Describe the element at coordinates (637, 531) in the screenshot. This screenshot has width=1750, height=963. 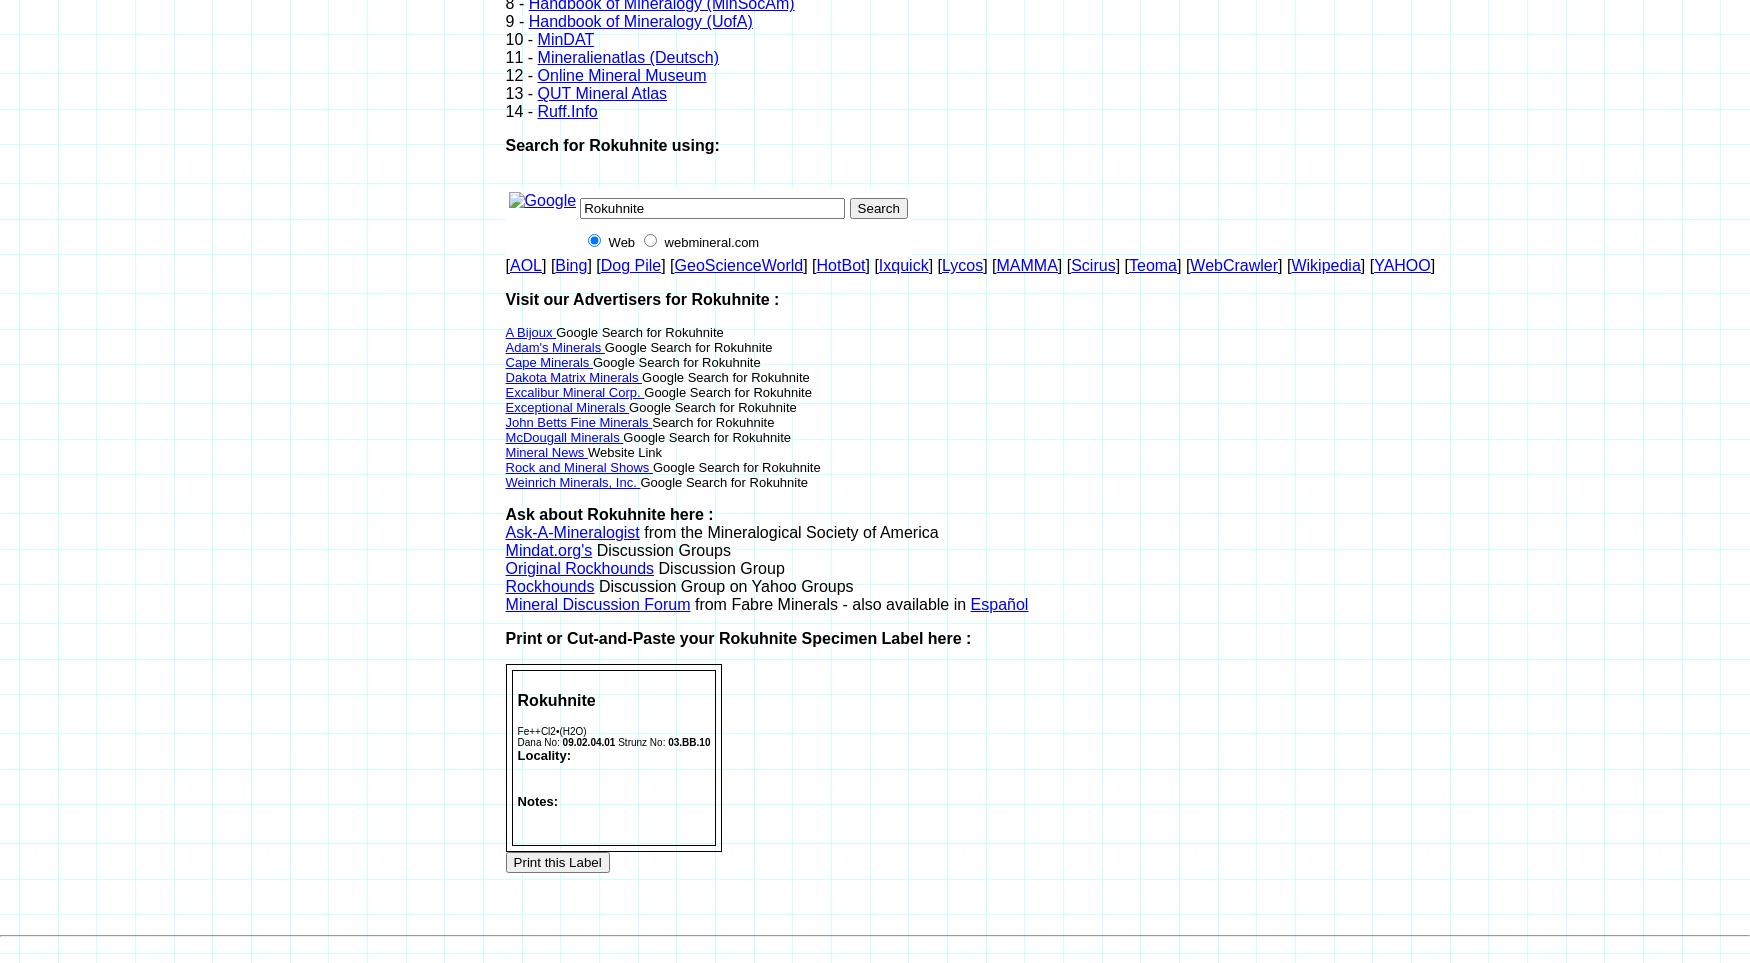
I see `'from the Mineralogical Society of America'` at that location.